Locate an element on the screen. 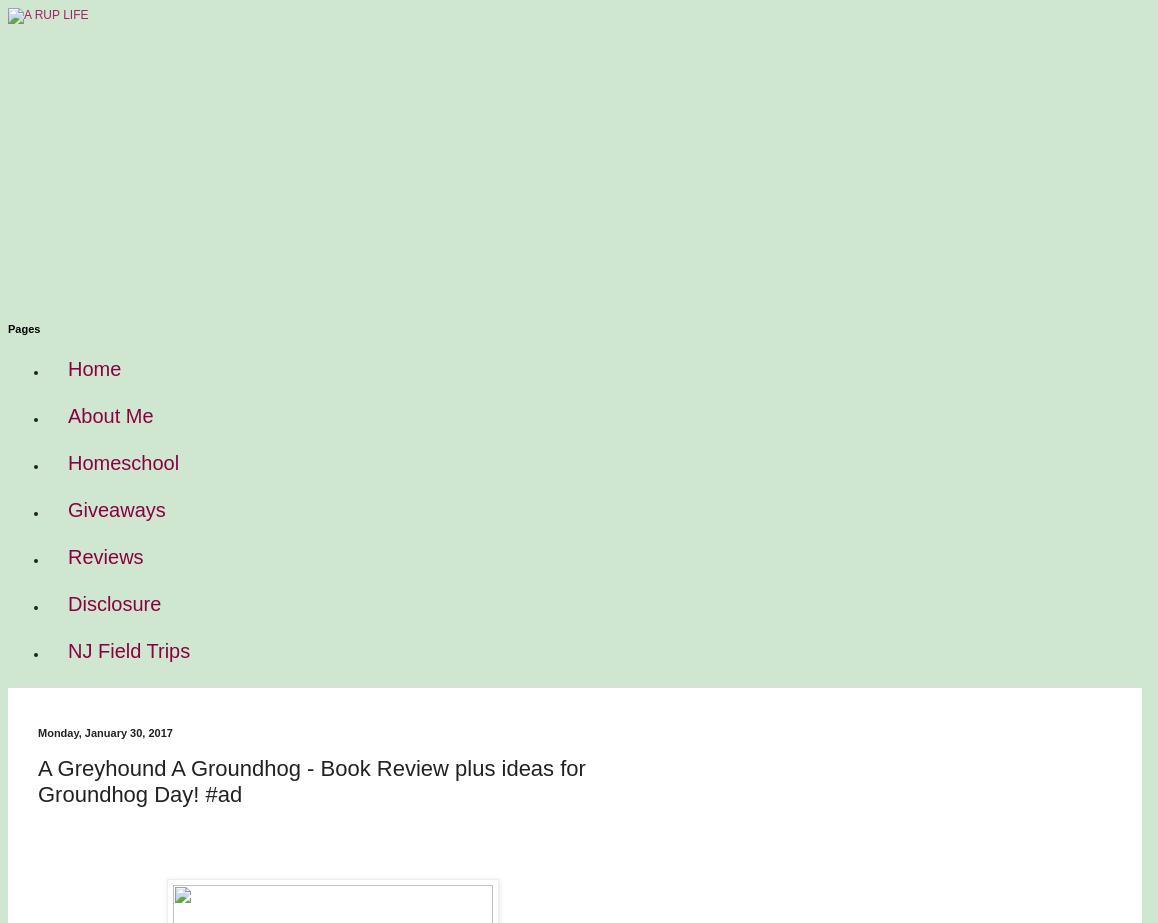  'NJ Field Trips' is located at coordinates (128, 649).